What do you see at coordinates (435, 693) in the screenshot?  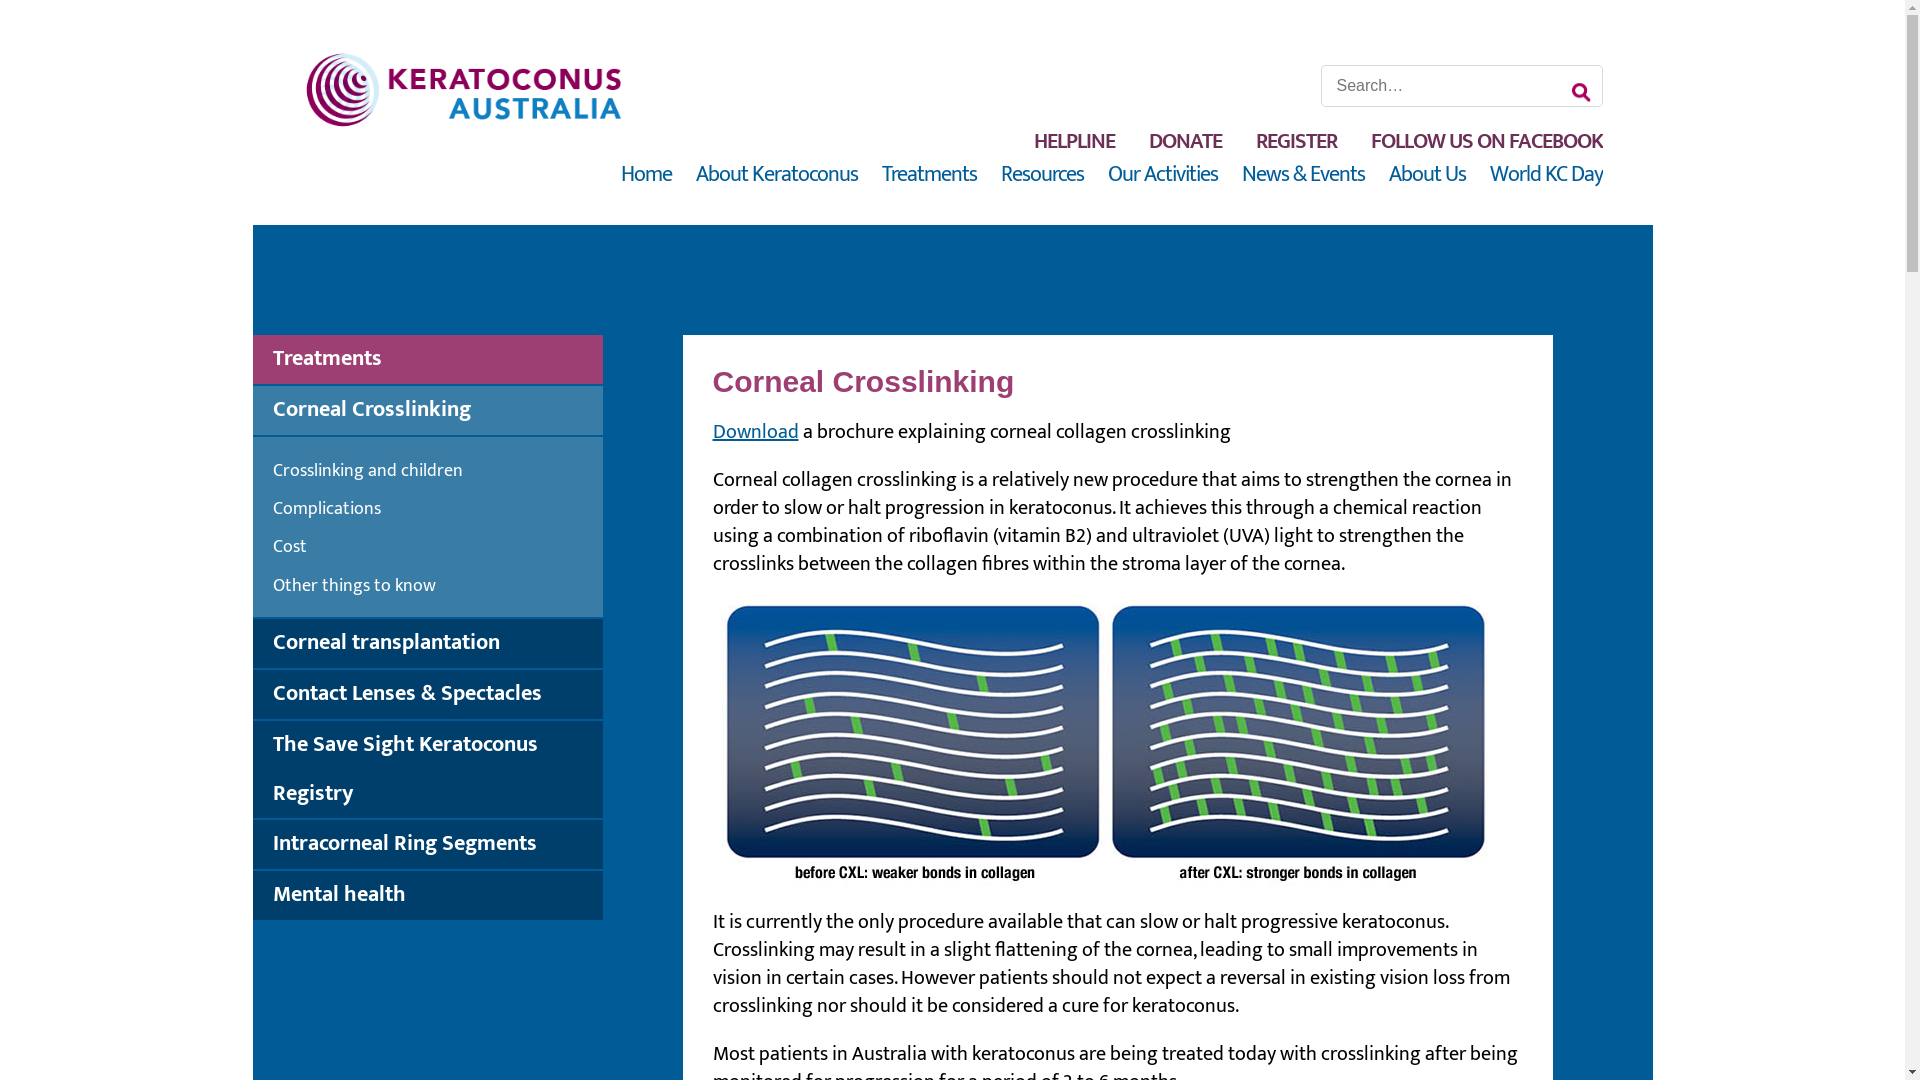 I see `'Contact Lenses & Spectacles'` at bounding box center [435, 693].